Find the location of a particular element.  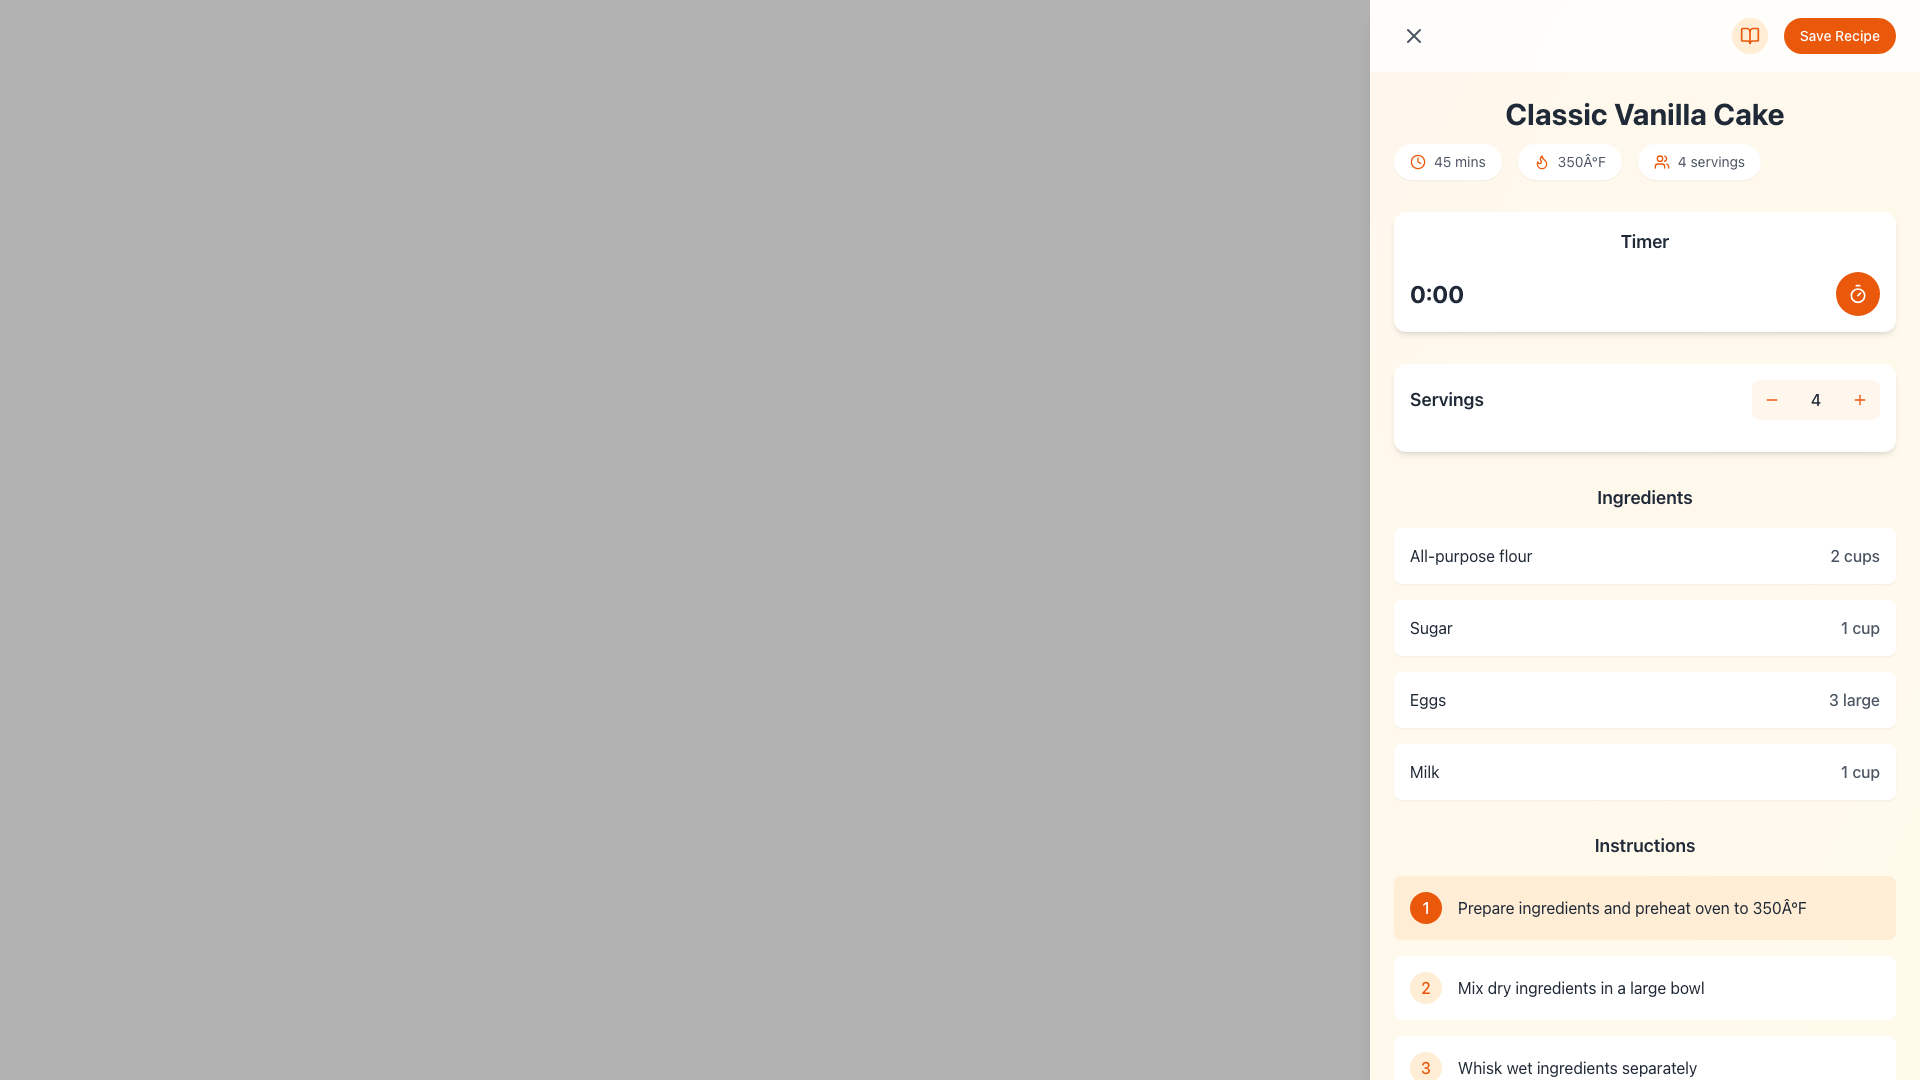

the buttons of the 'Servings' interactive input group to receive additional feedback is located at coordinates (1645, 400).